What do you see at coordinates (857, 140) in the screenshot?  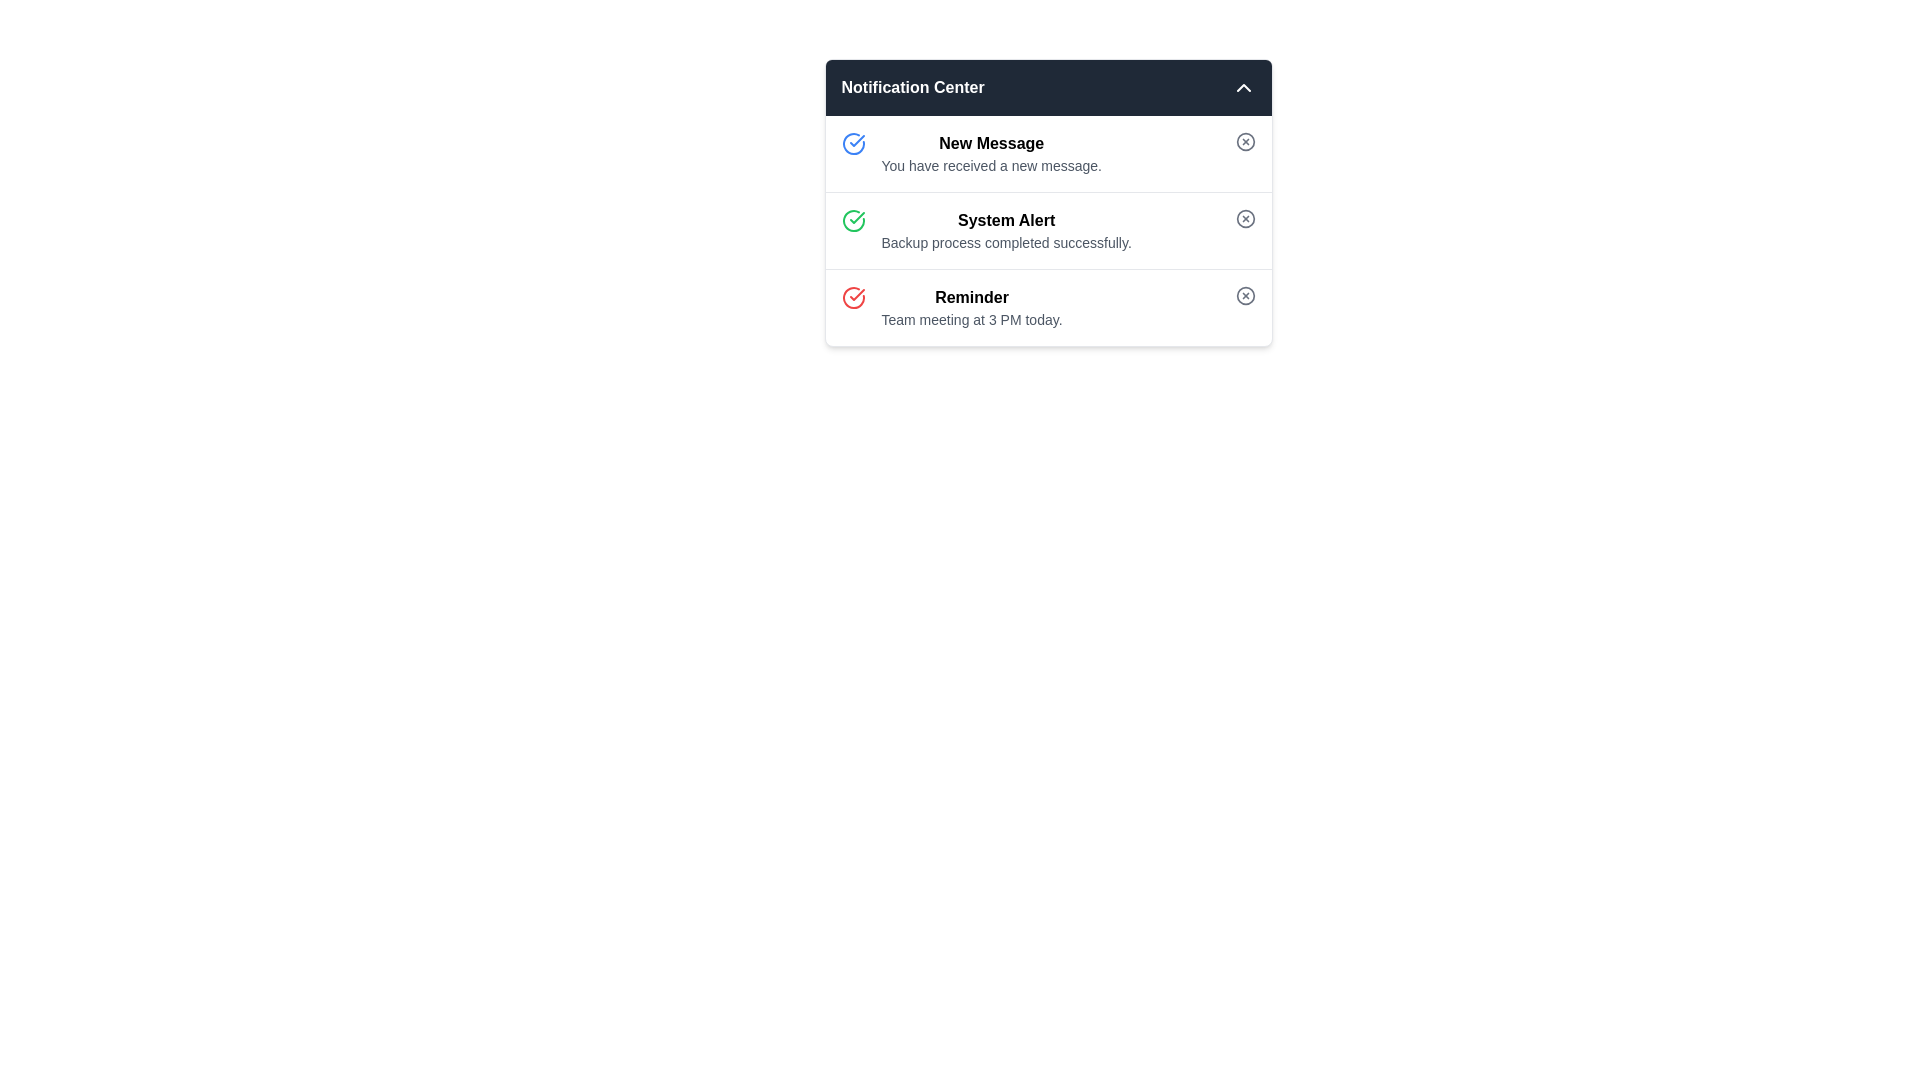 I see `the checkmark icon indicating a successful status for the 'System Alert' notification entry located in the Notification Center` at bounding box center [857, 140].